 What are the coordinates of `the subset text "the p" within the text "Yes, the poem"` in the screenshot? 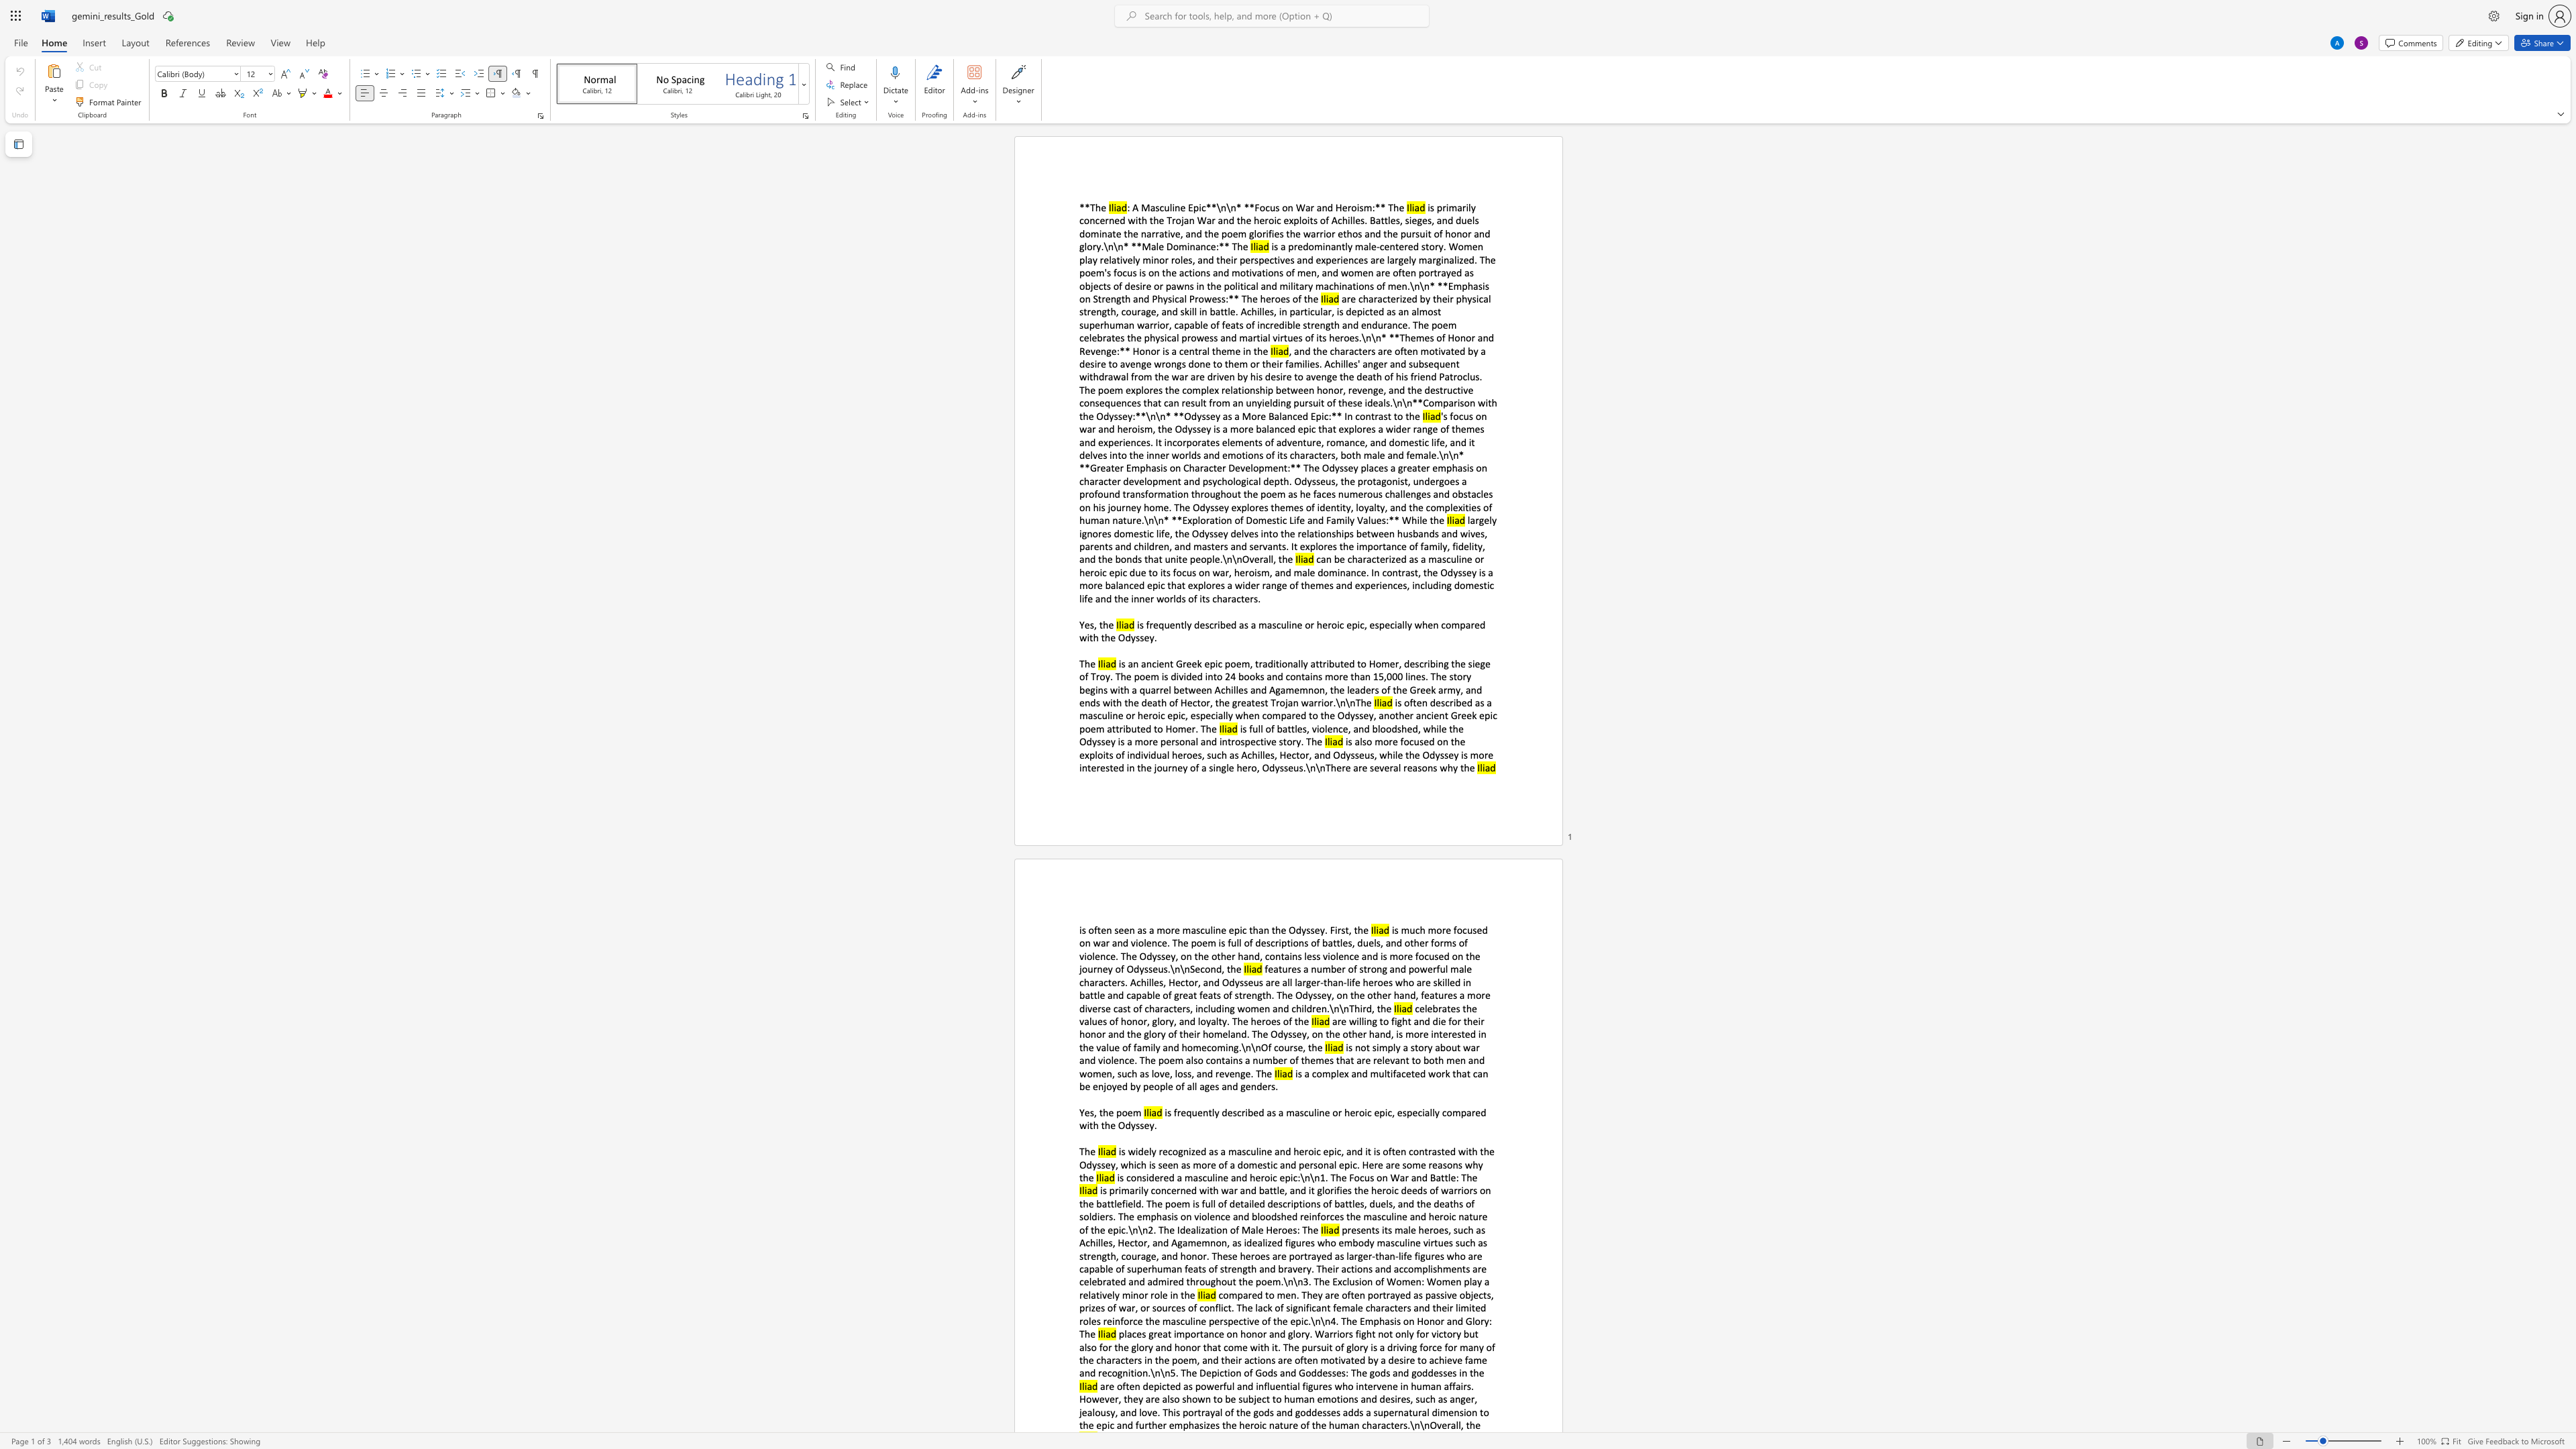 It's located at (1099, 1112).